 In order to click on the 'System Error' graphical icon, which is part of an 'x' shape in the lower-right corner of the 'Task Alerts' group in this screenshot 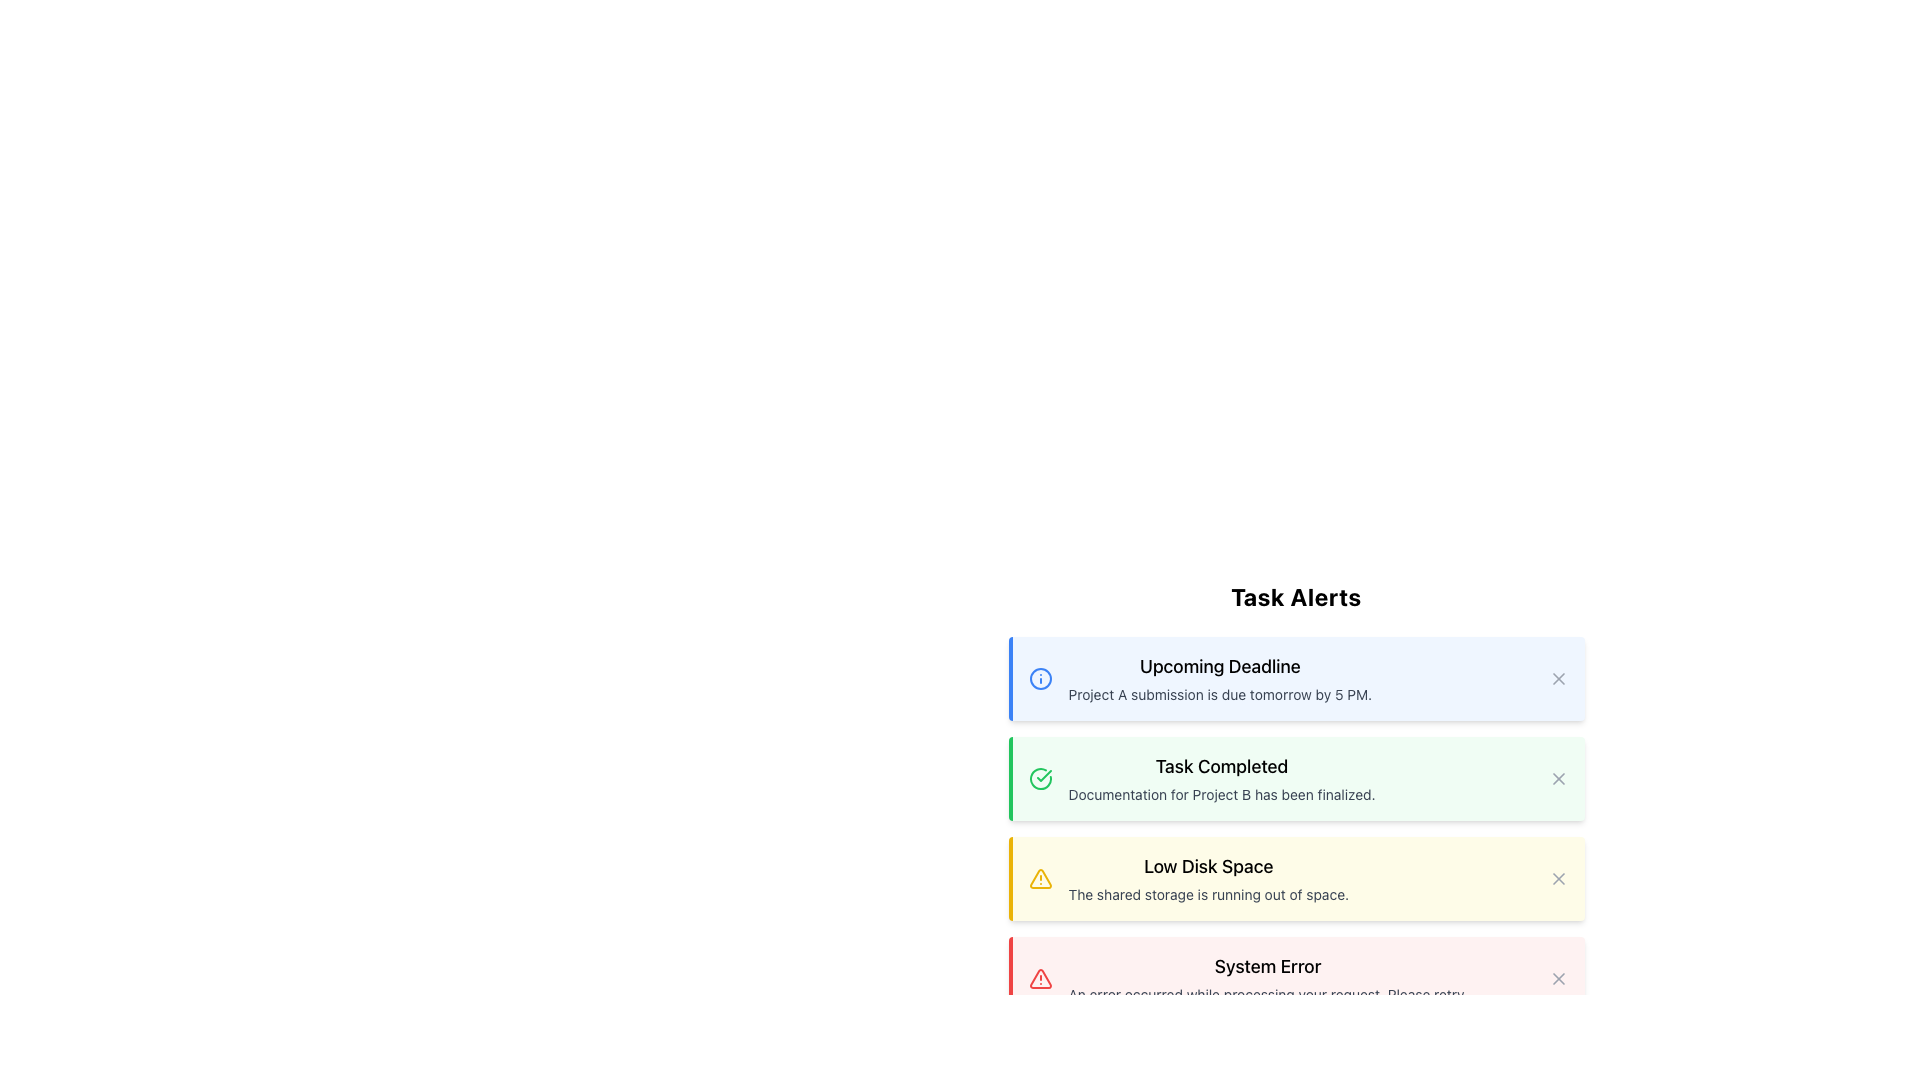, I will do `click(1557, 978)`.